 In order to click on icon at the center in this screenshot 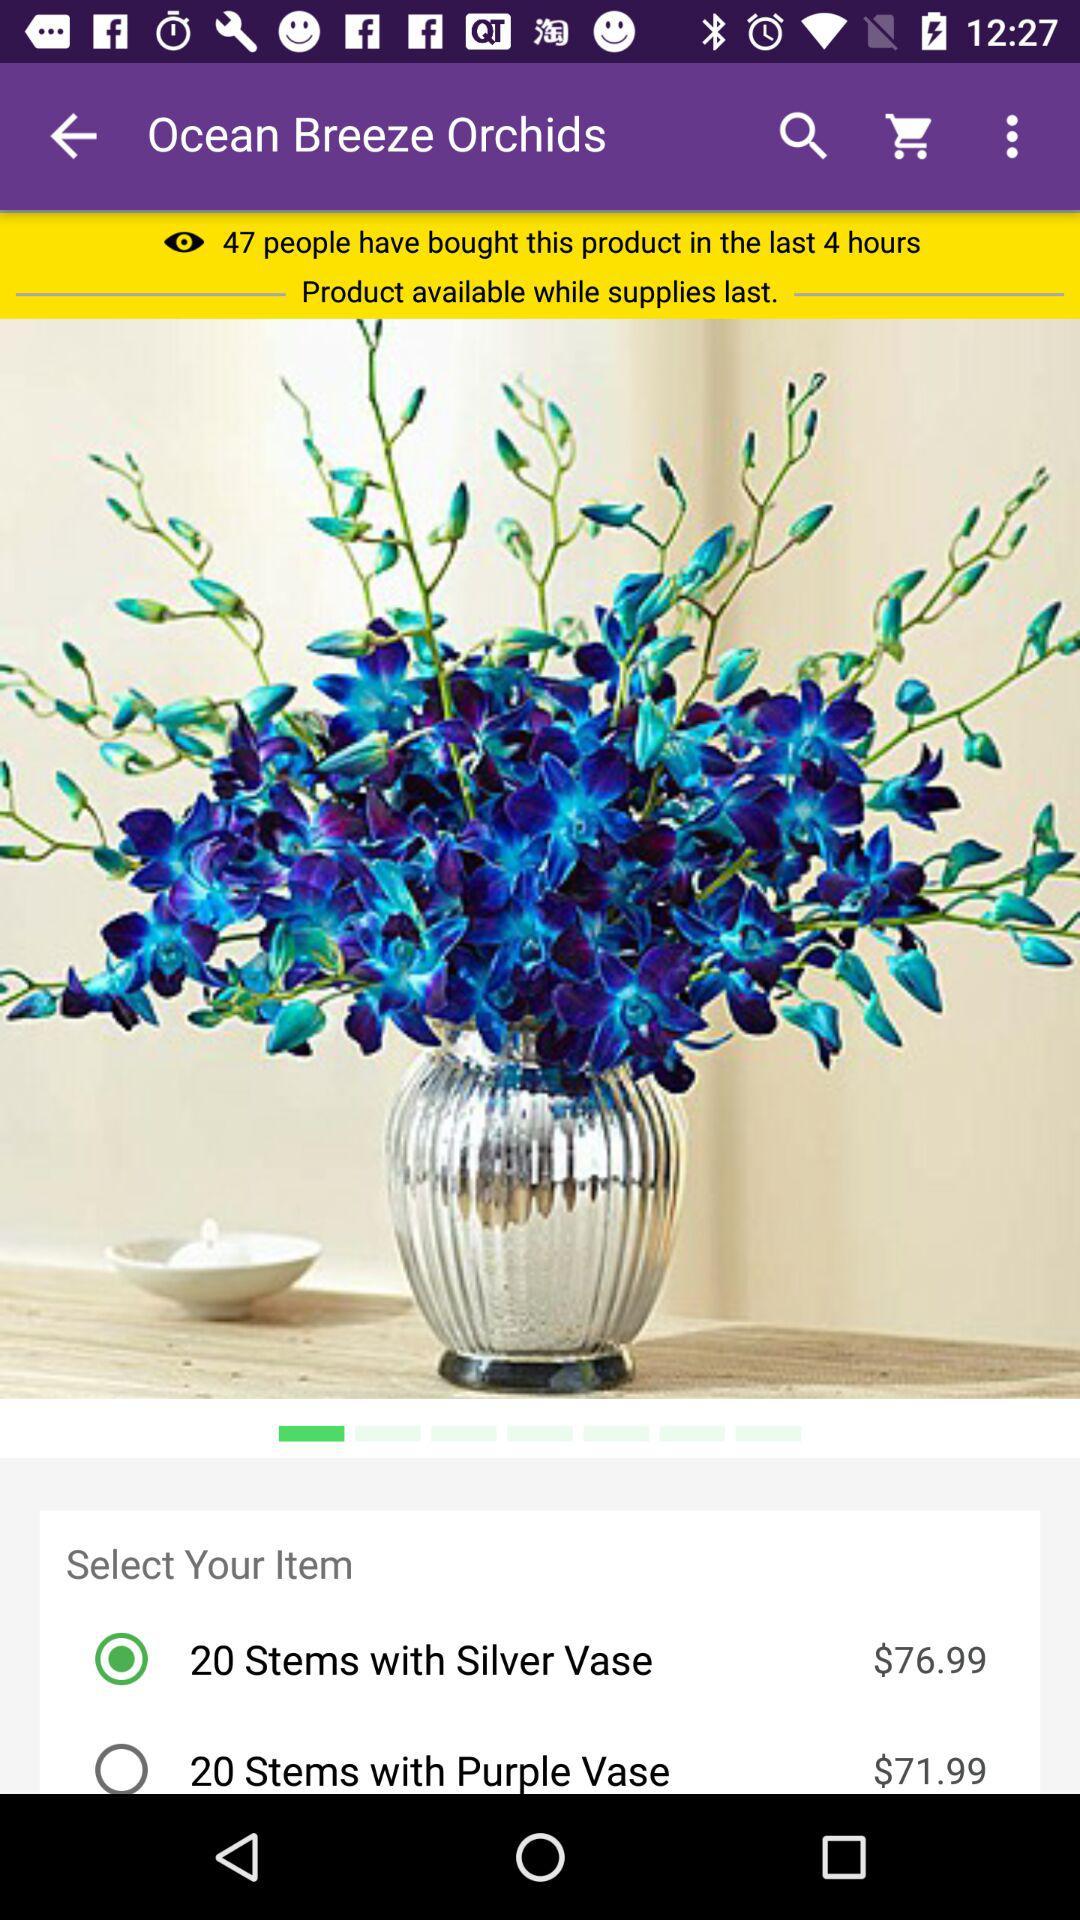, I will do `click(540, 858)`.